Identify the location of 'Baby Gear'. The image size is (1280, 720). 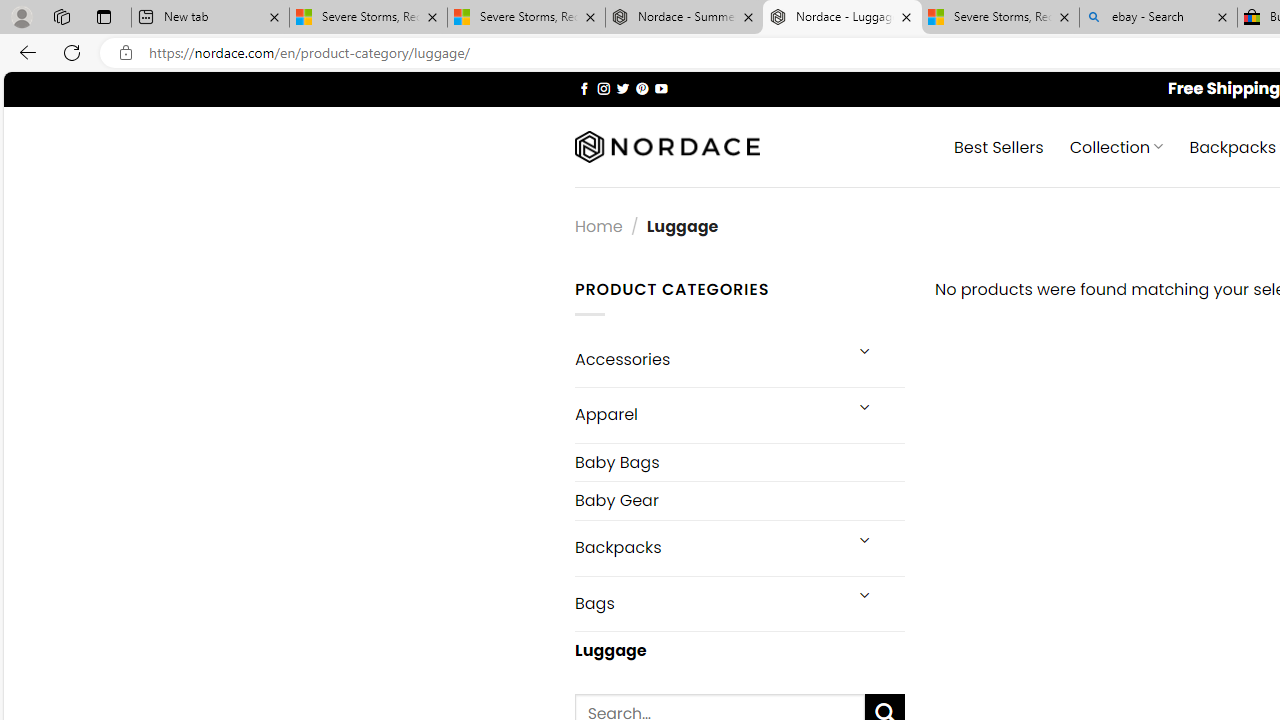
(738, 499).